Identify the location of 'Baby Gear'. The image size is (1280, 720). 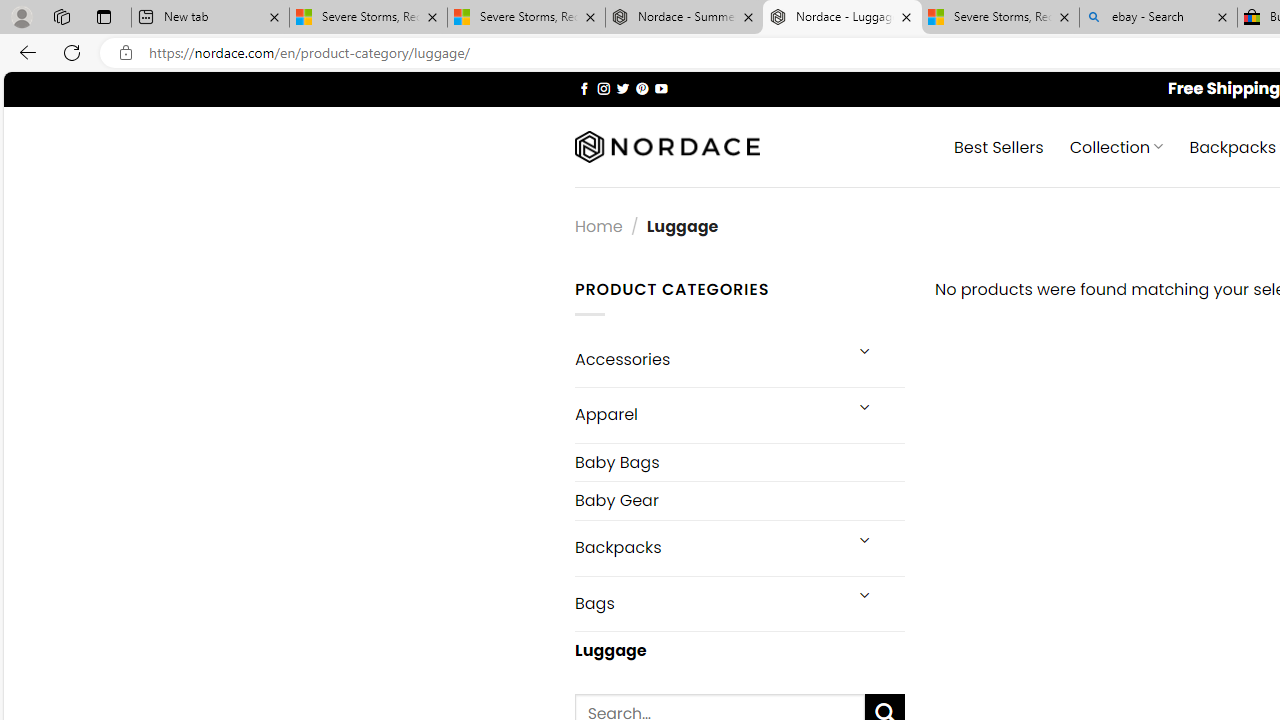
(738, 499).